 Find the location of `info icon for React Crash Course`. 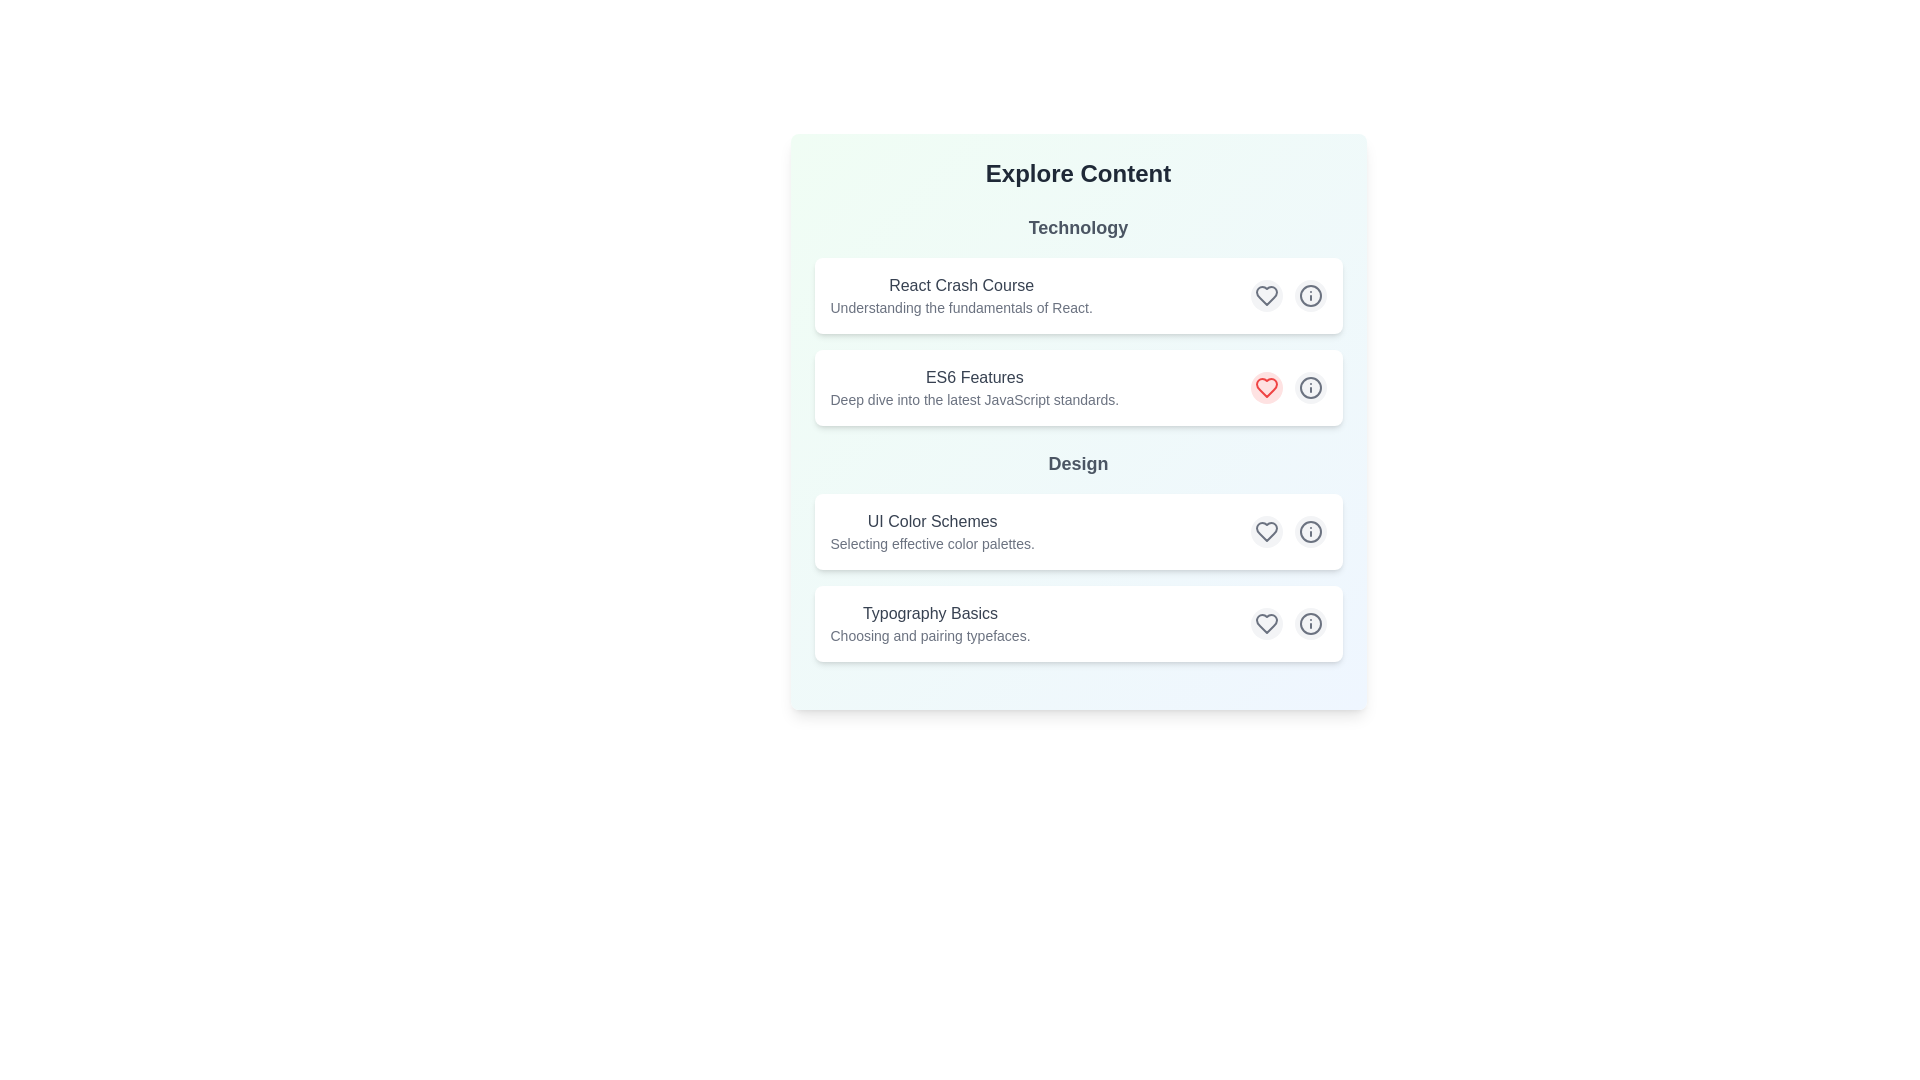

info icon for React Crash Course is located at coordinates (1310, 296).